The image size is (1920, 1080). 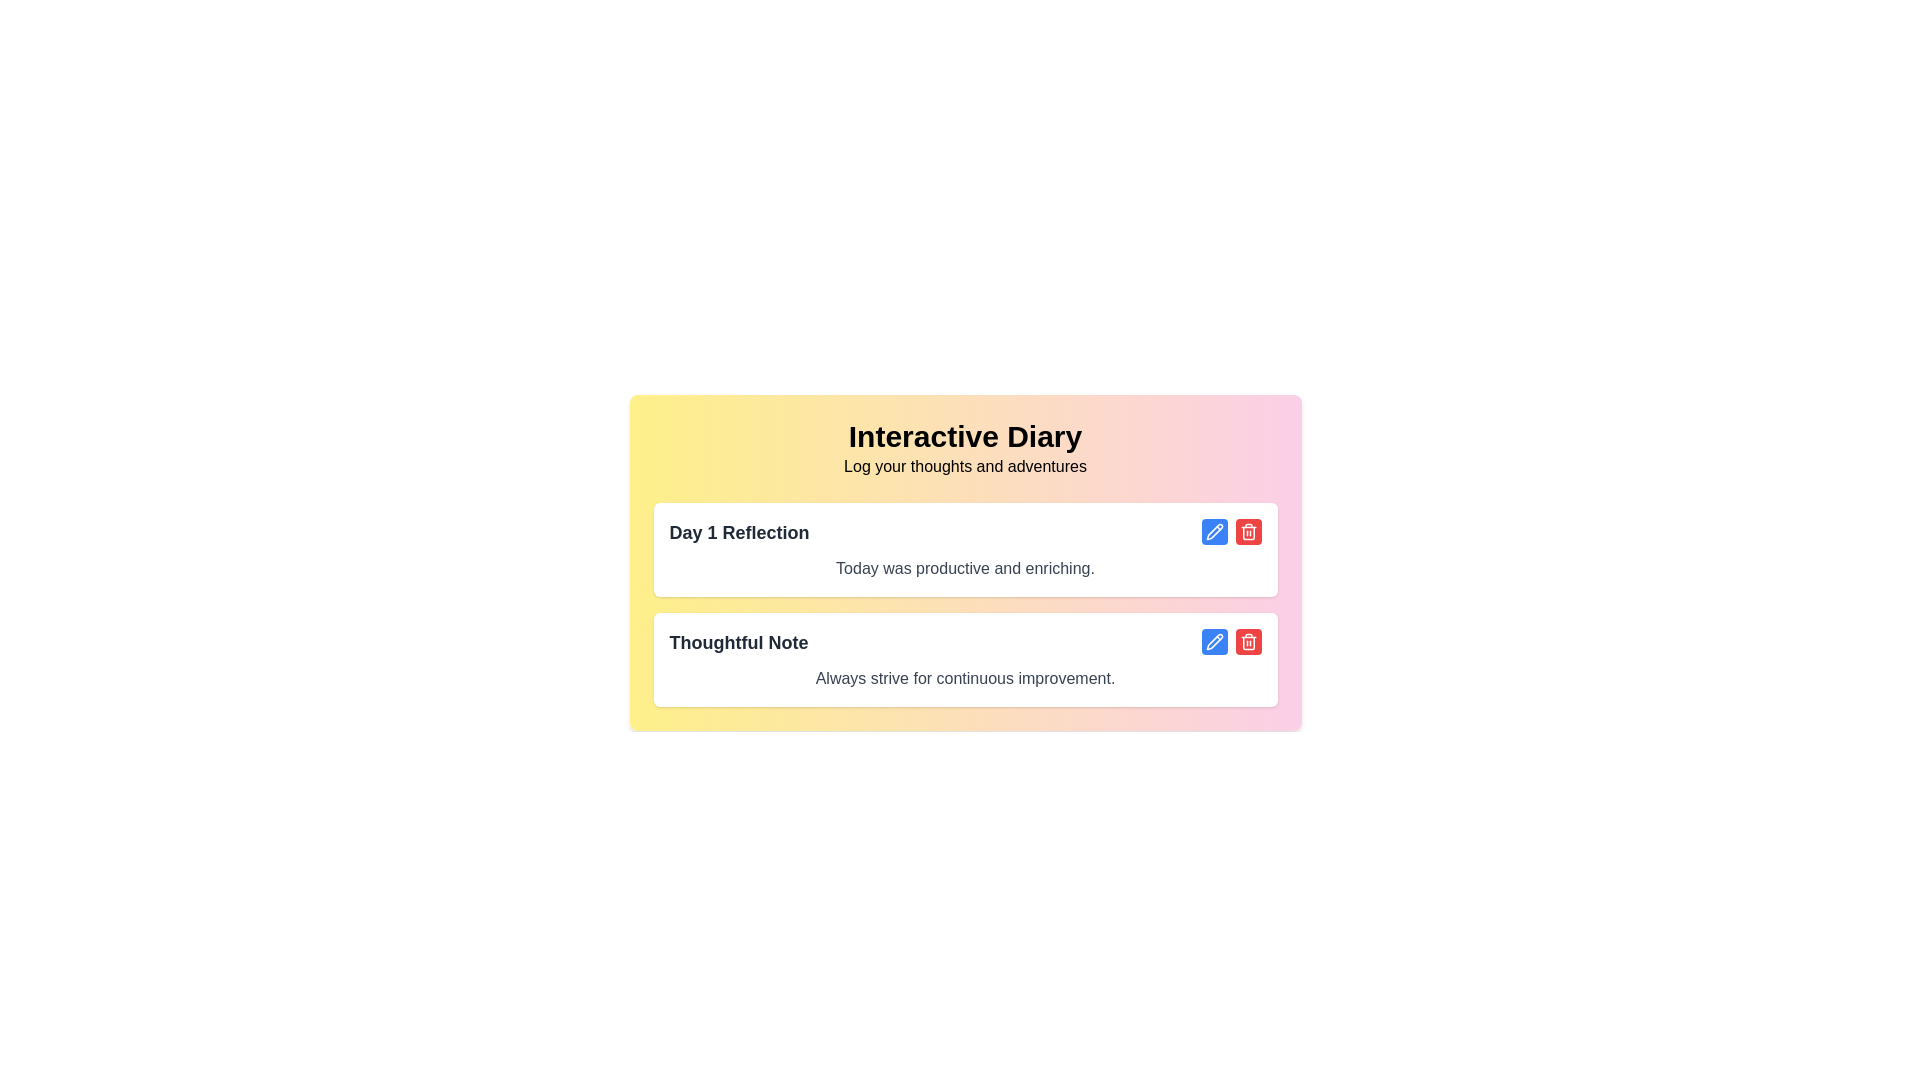 What do you see at coordinates (1213, 531) in the screenshot?
I see `the edit button located on the right side of the horizontal layout` at bounding box center [1213, 531].